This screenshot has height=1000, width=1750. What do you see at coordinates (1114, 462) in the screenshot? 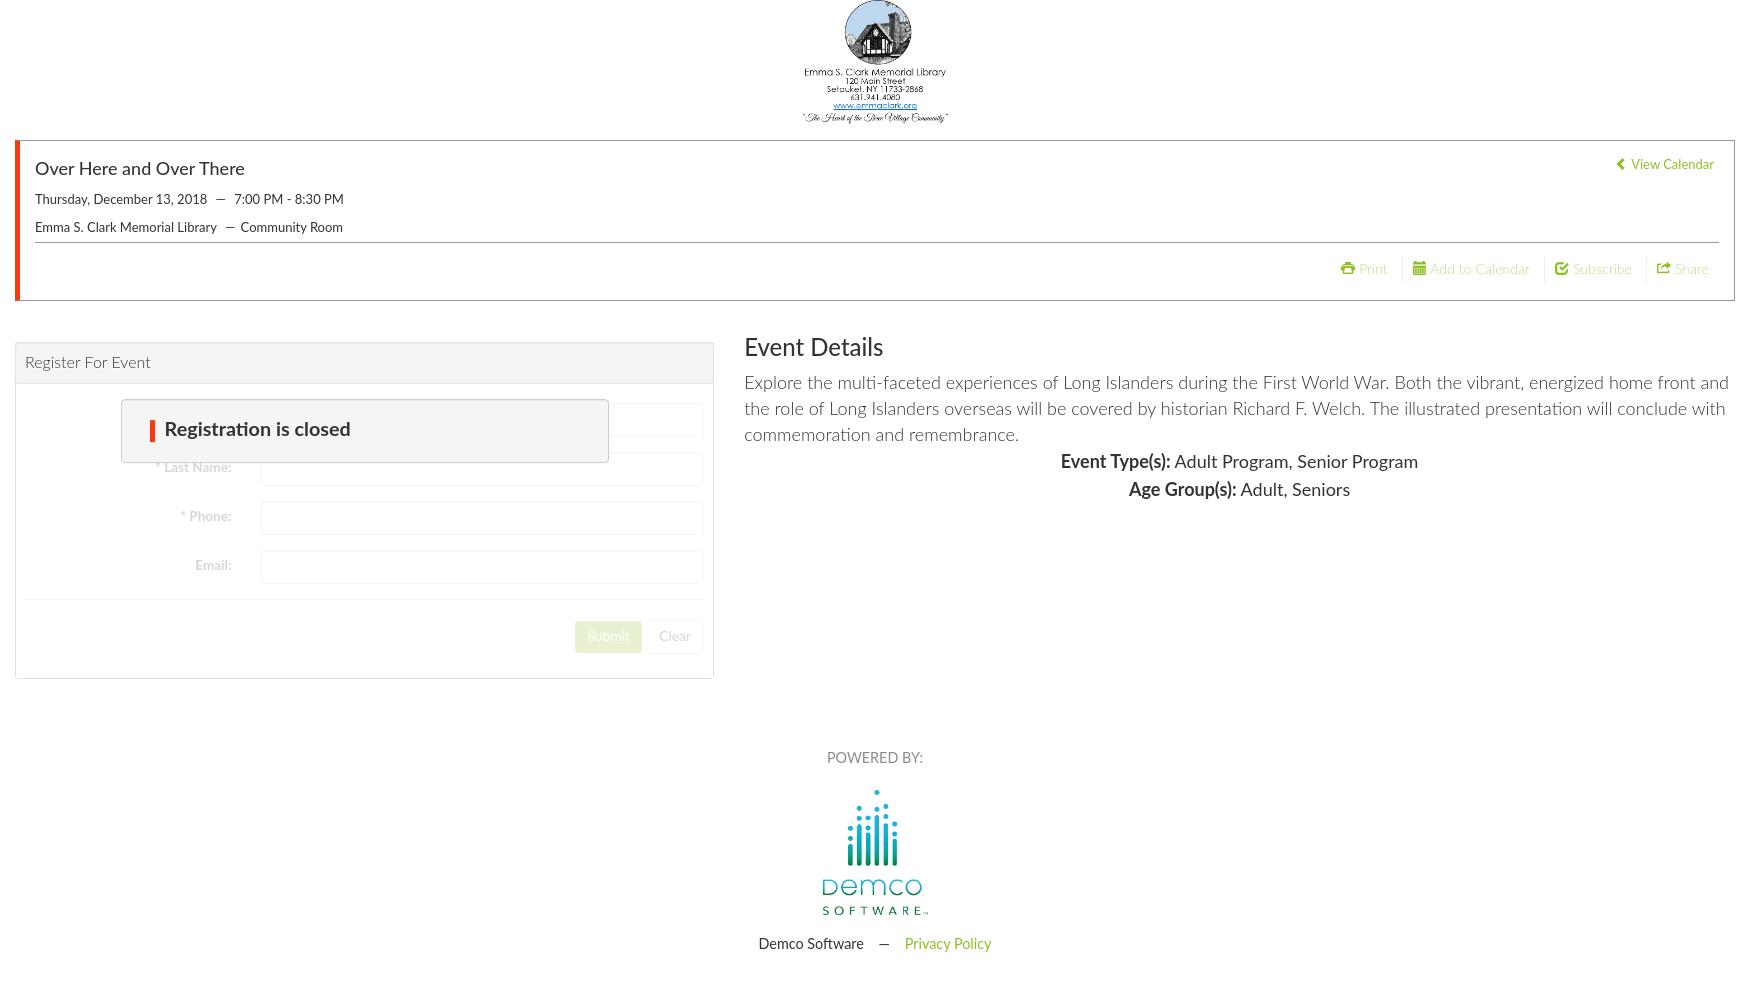
I see `'Event Type(s):'` at bounding box center [1114, 462].